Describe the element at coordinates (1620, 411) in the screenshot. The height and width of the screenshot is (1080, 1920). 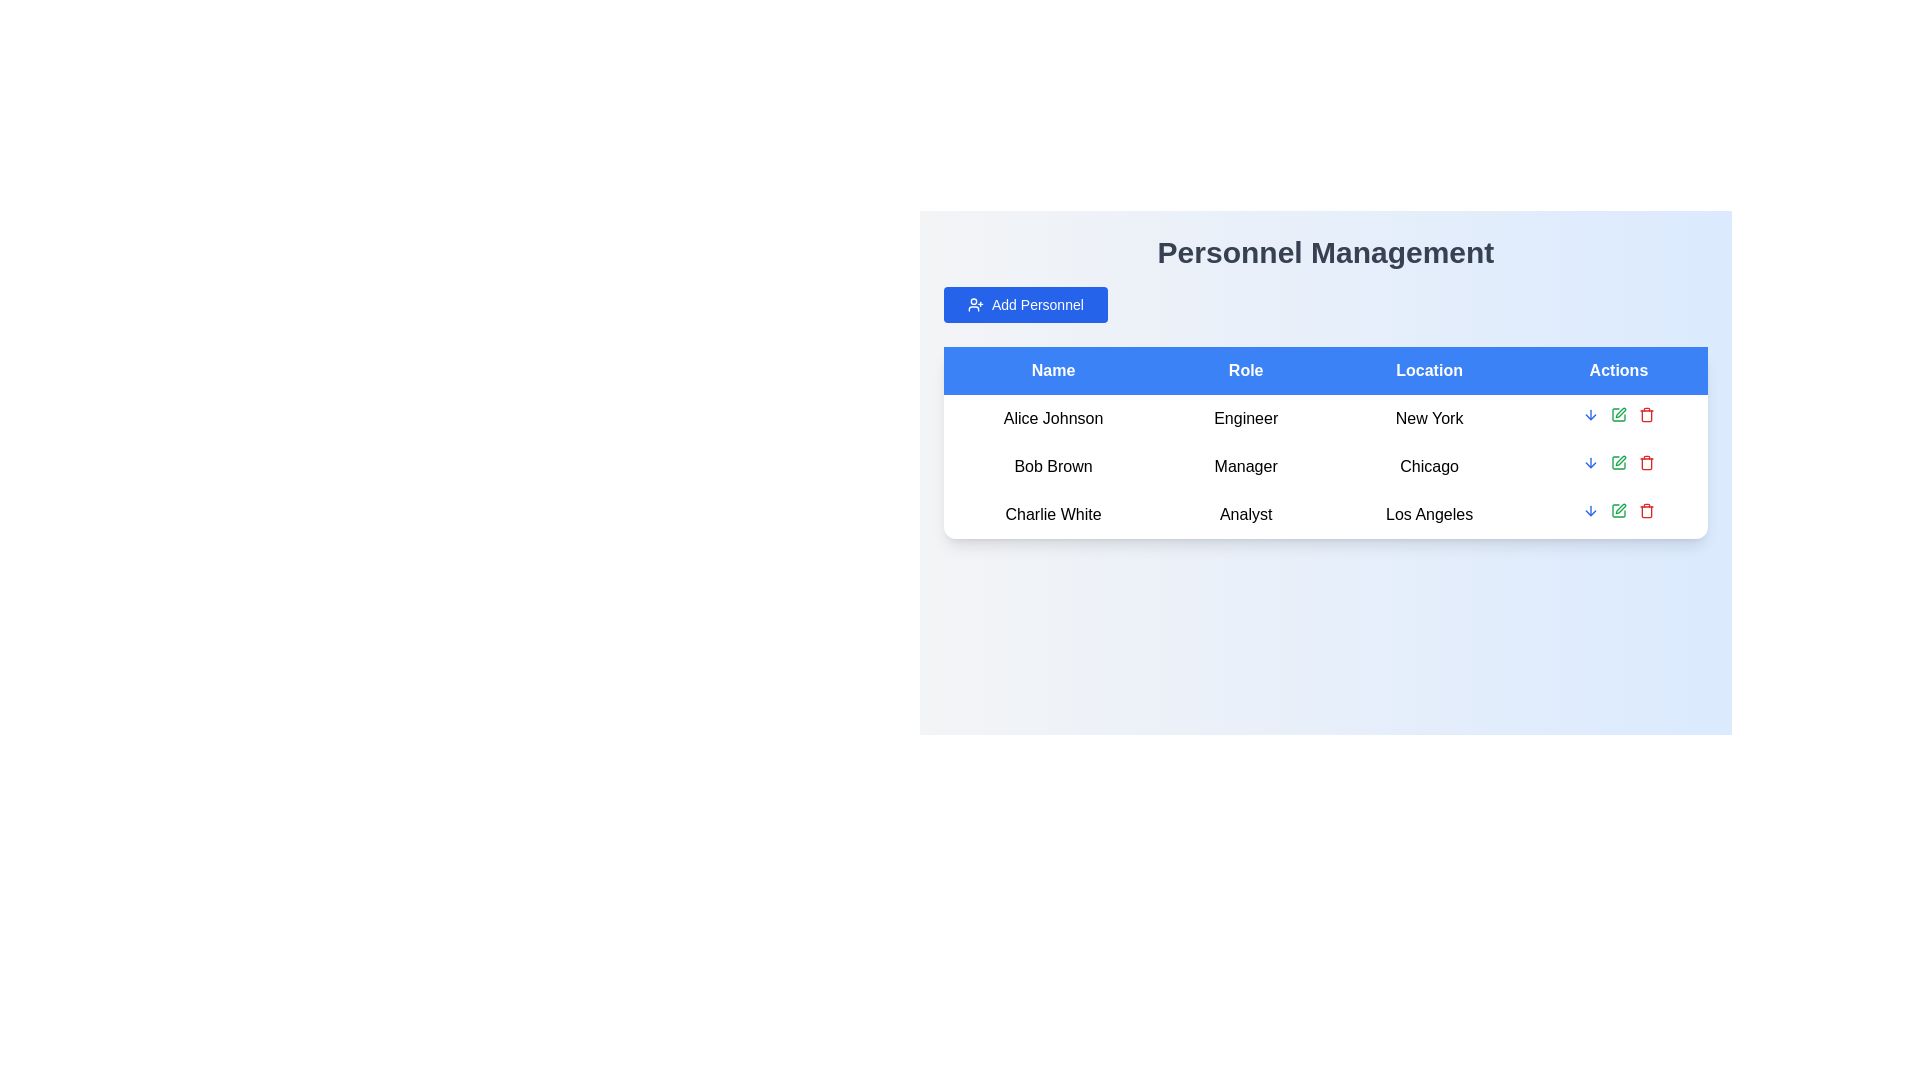
I see `the edit icon in the Actions column for the row associated with 'Bob Brown'` at that location.